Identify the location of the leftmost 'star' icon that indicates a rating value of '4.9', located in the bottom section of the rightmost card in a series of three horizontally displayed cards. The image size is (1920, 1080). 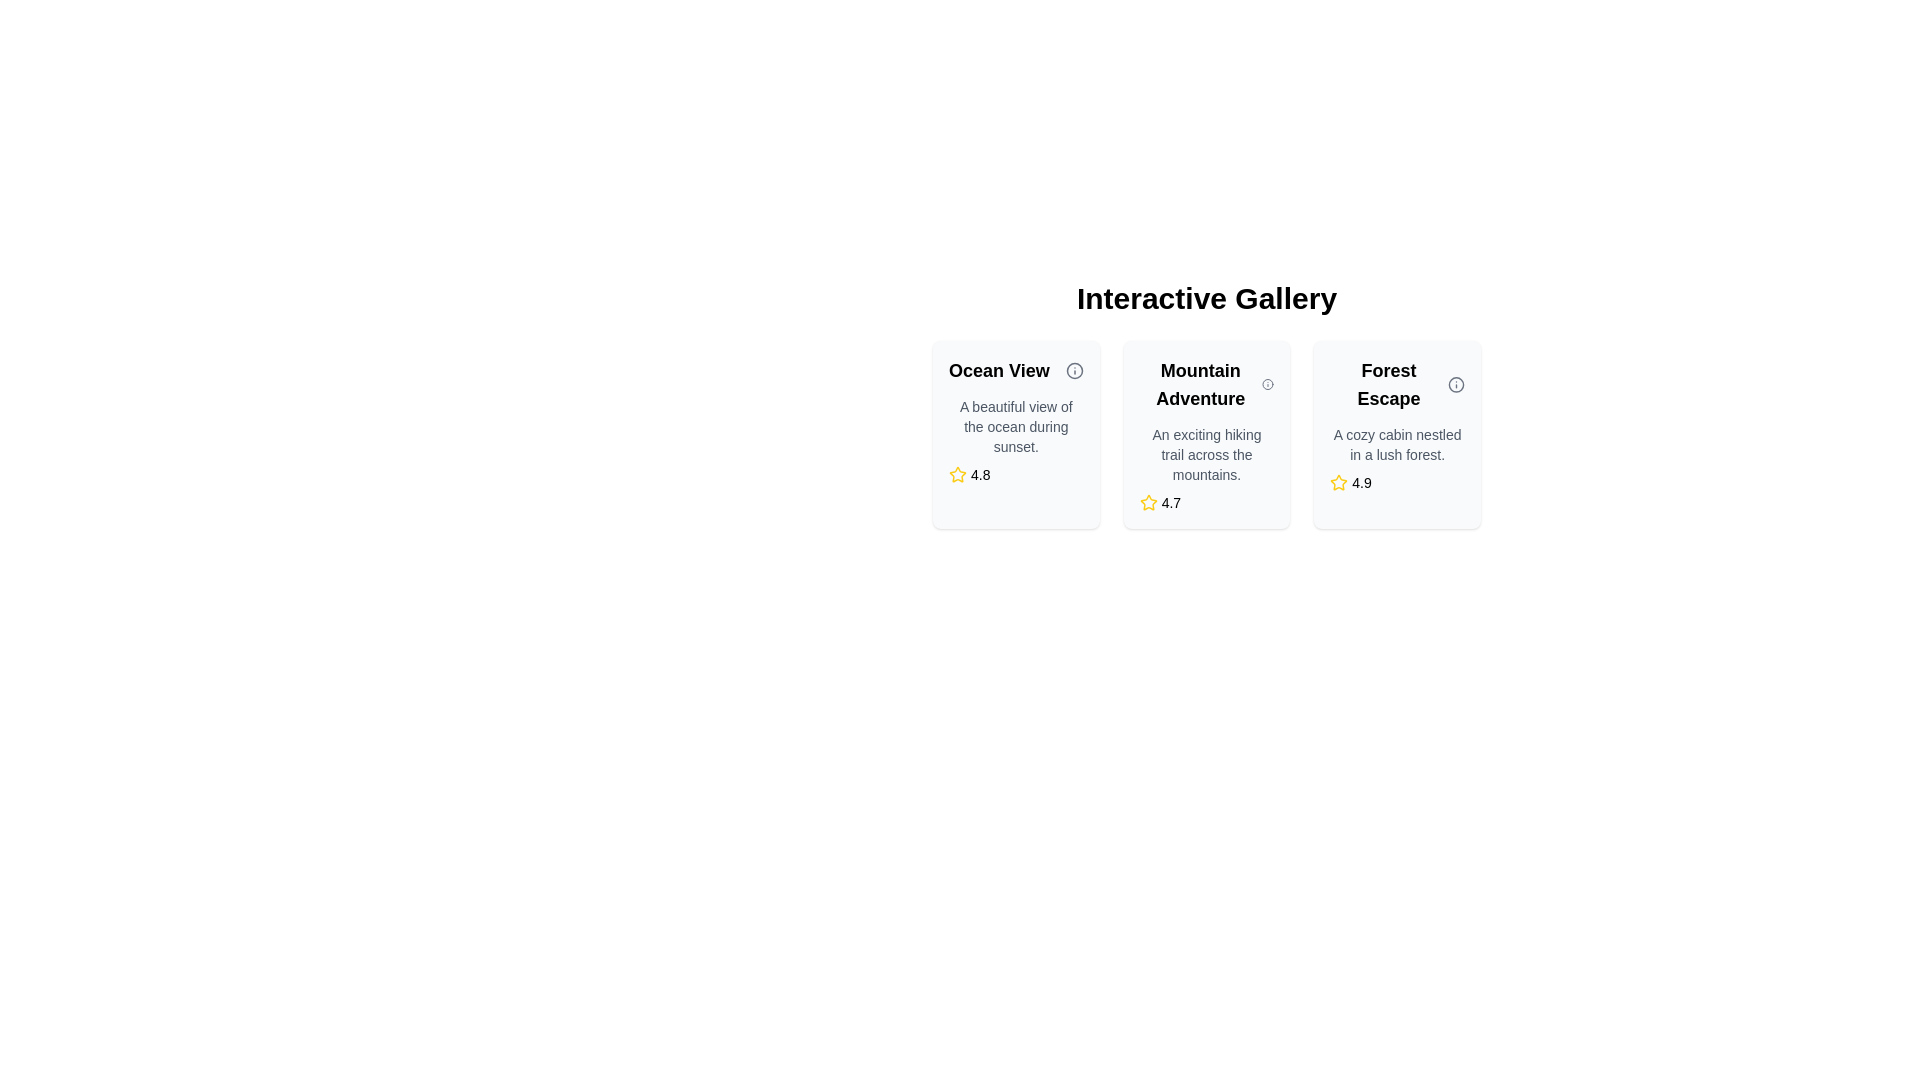
(1339, 482).